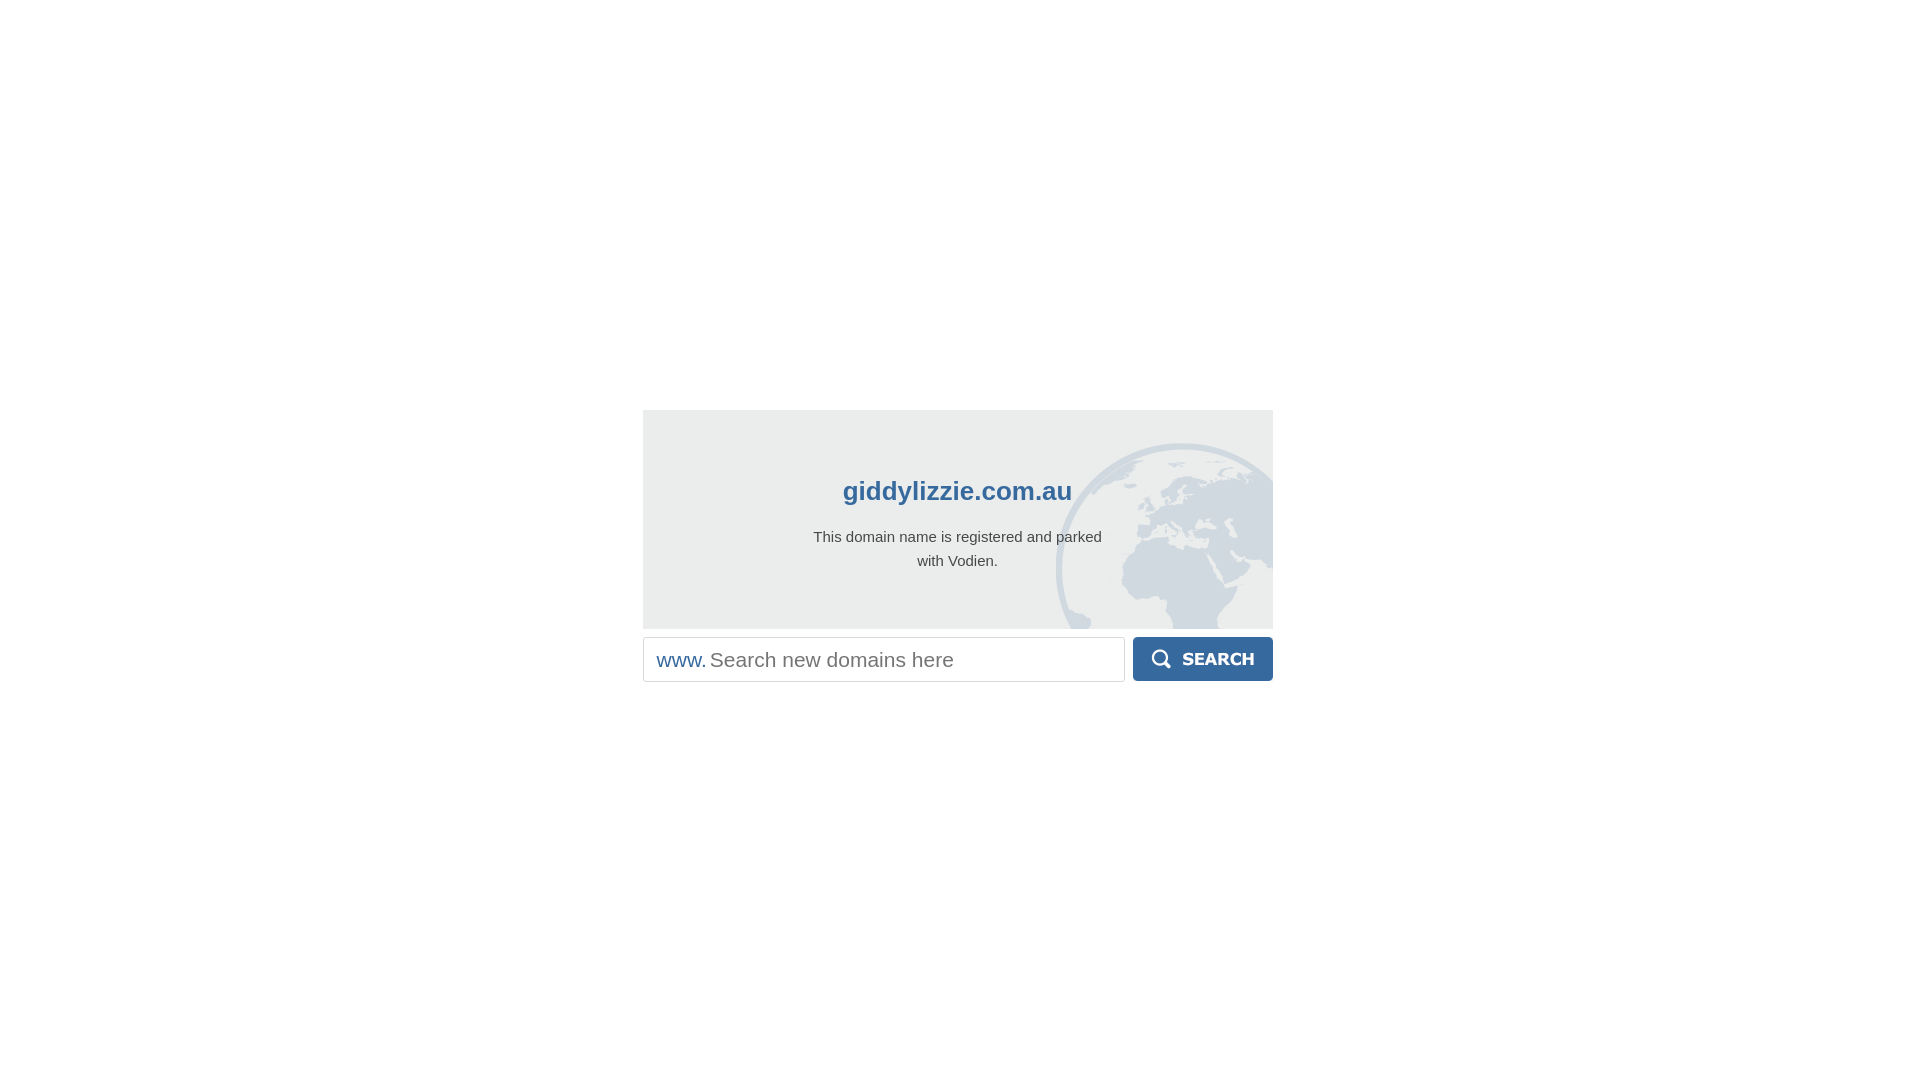  What do you see at coordinates (1202, 659) in the screenshot?
I see `'Search'` at bounding box center [1202, 659].